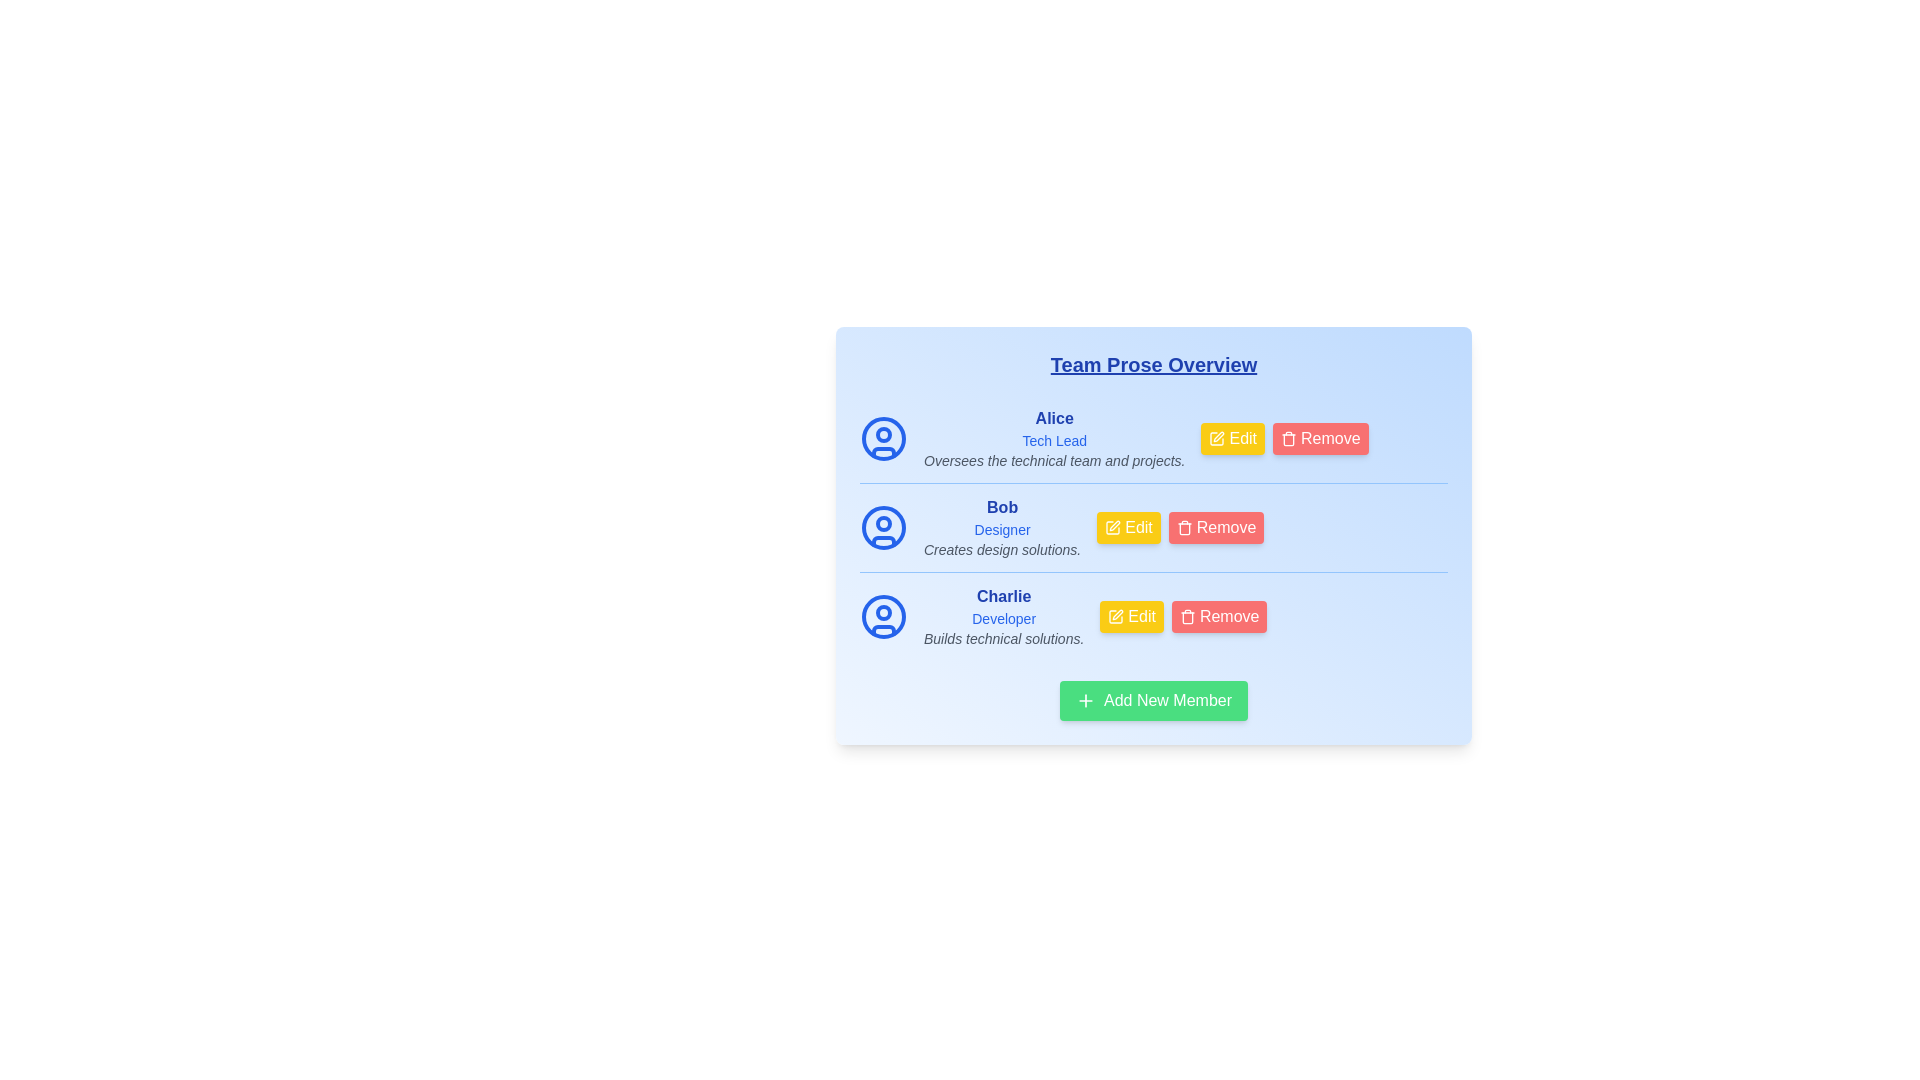 The height and width of the screenshot is (1080, 1920). What do you see at coordinates (882, 616) in the screenshot?
I see `the SVG icon representing the user profile of 'Charlie'` at bounding box center [882, 616].